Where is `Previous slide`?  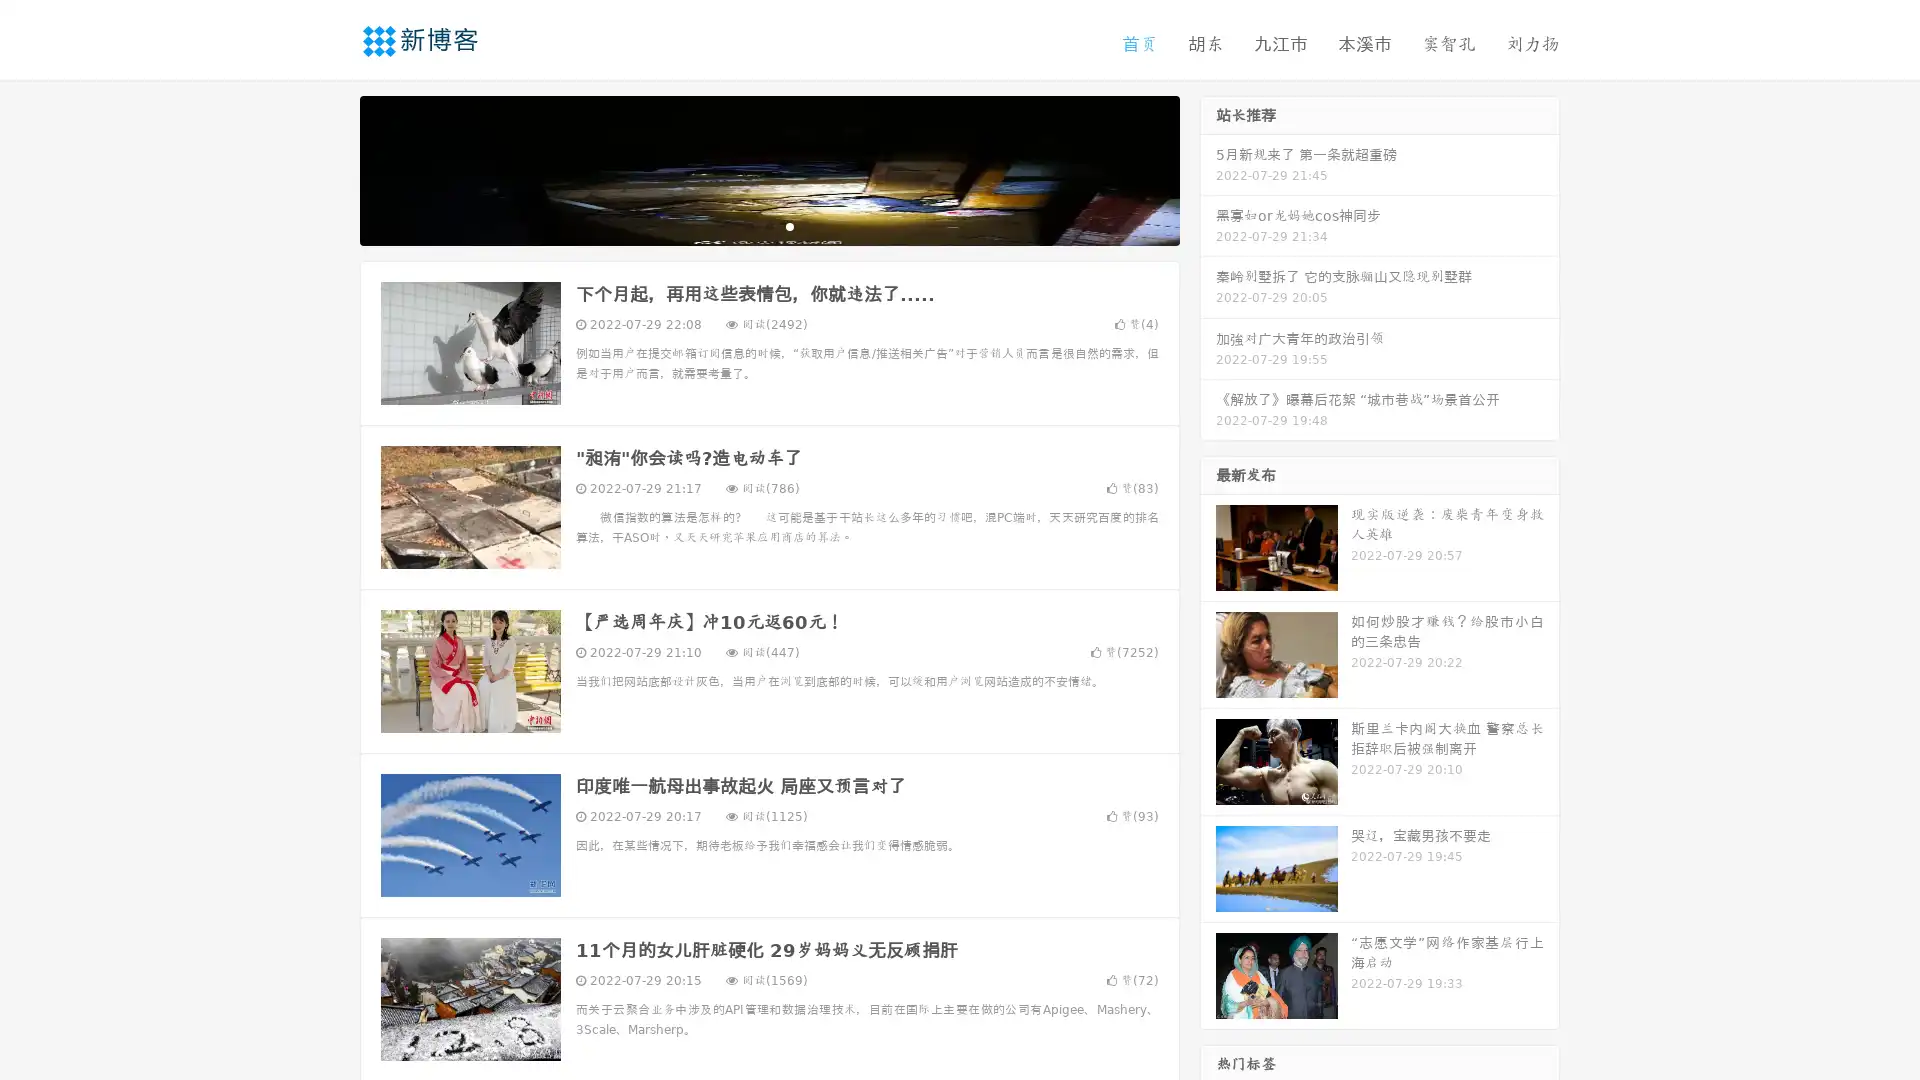
Previous slide is located at coordinates (330, 168).